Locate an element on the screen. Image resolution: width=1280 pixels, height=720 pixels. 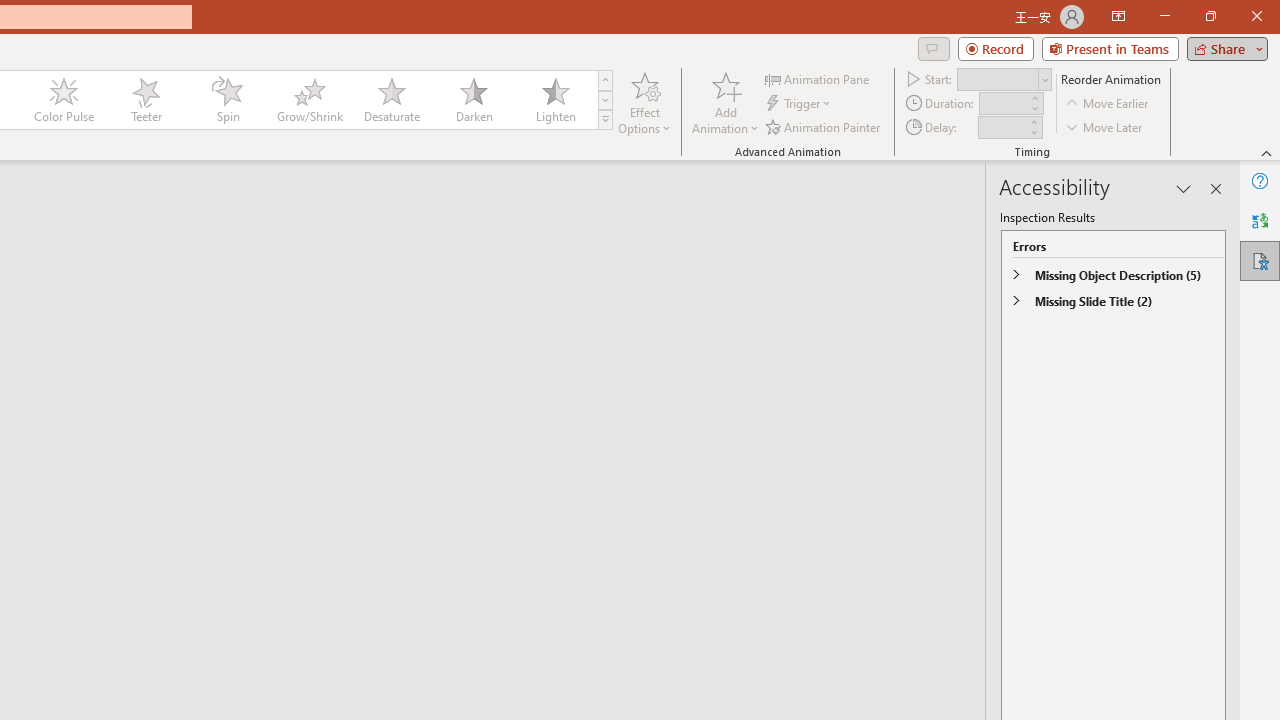
'Grow/Shrink' is located at coordinates (308, 100).